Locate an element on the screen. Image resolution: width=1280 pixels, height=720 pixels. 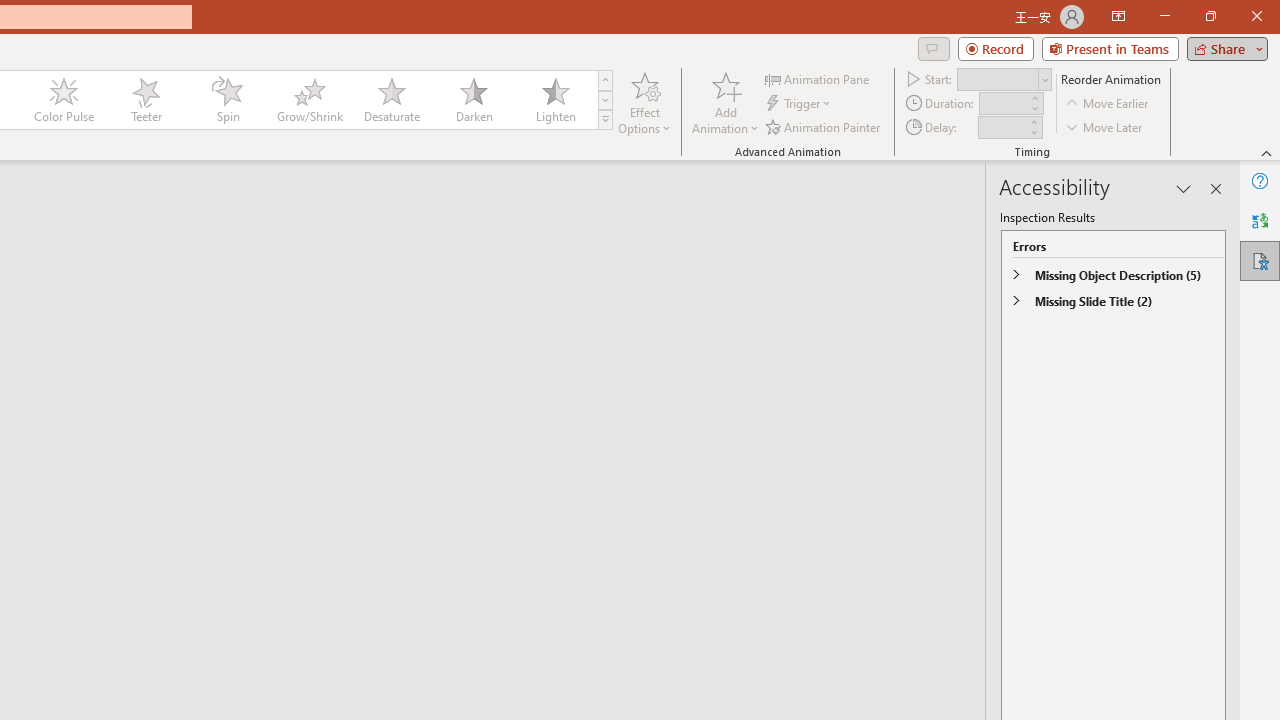
'Grow/Shrink' is located at coordinates (308, 100).